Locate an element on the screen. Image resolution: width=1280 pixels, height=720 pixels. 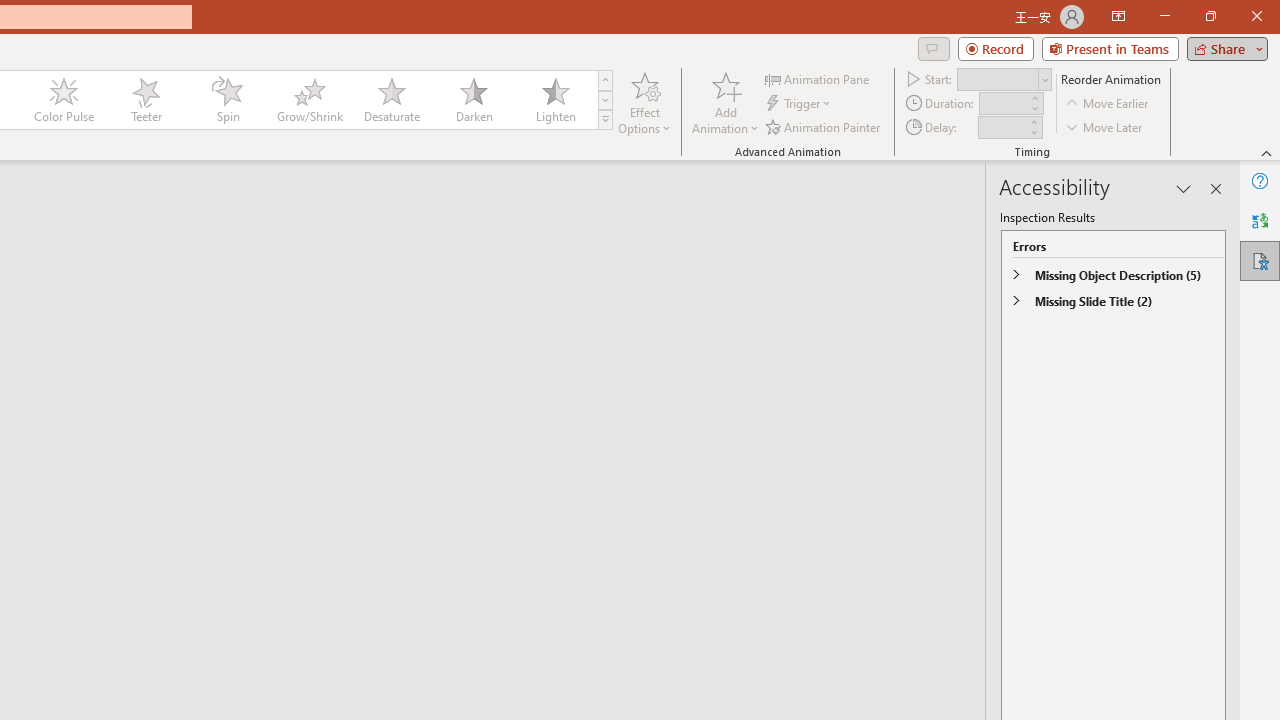
'Grow/Shrink' is located at coordinates (308, 100).